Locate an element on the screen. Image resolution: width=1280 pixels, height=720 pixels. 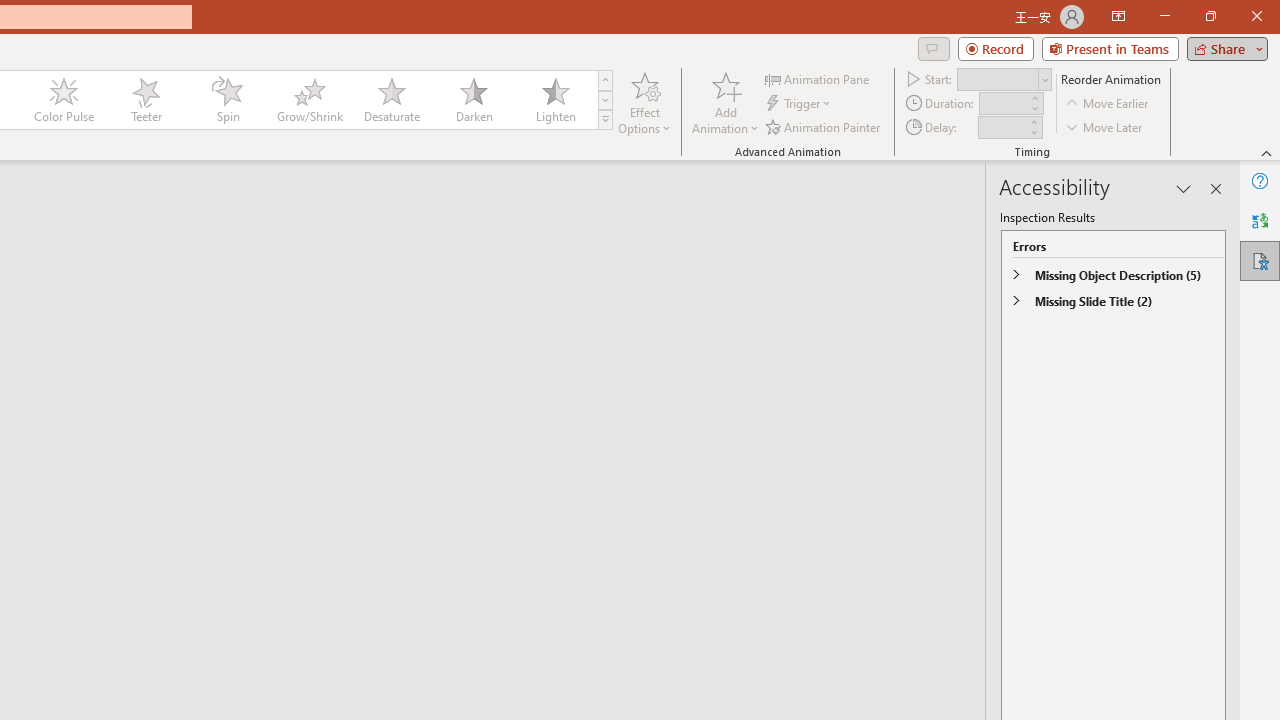
'Grow/Shrink' is located at coordinates (308, 100).